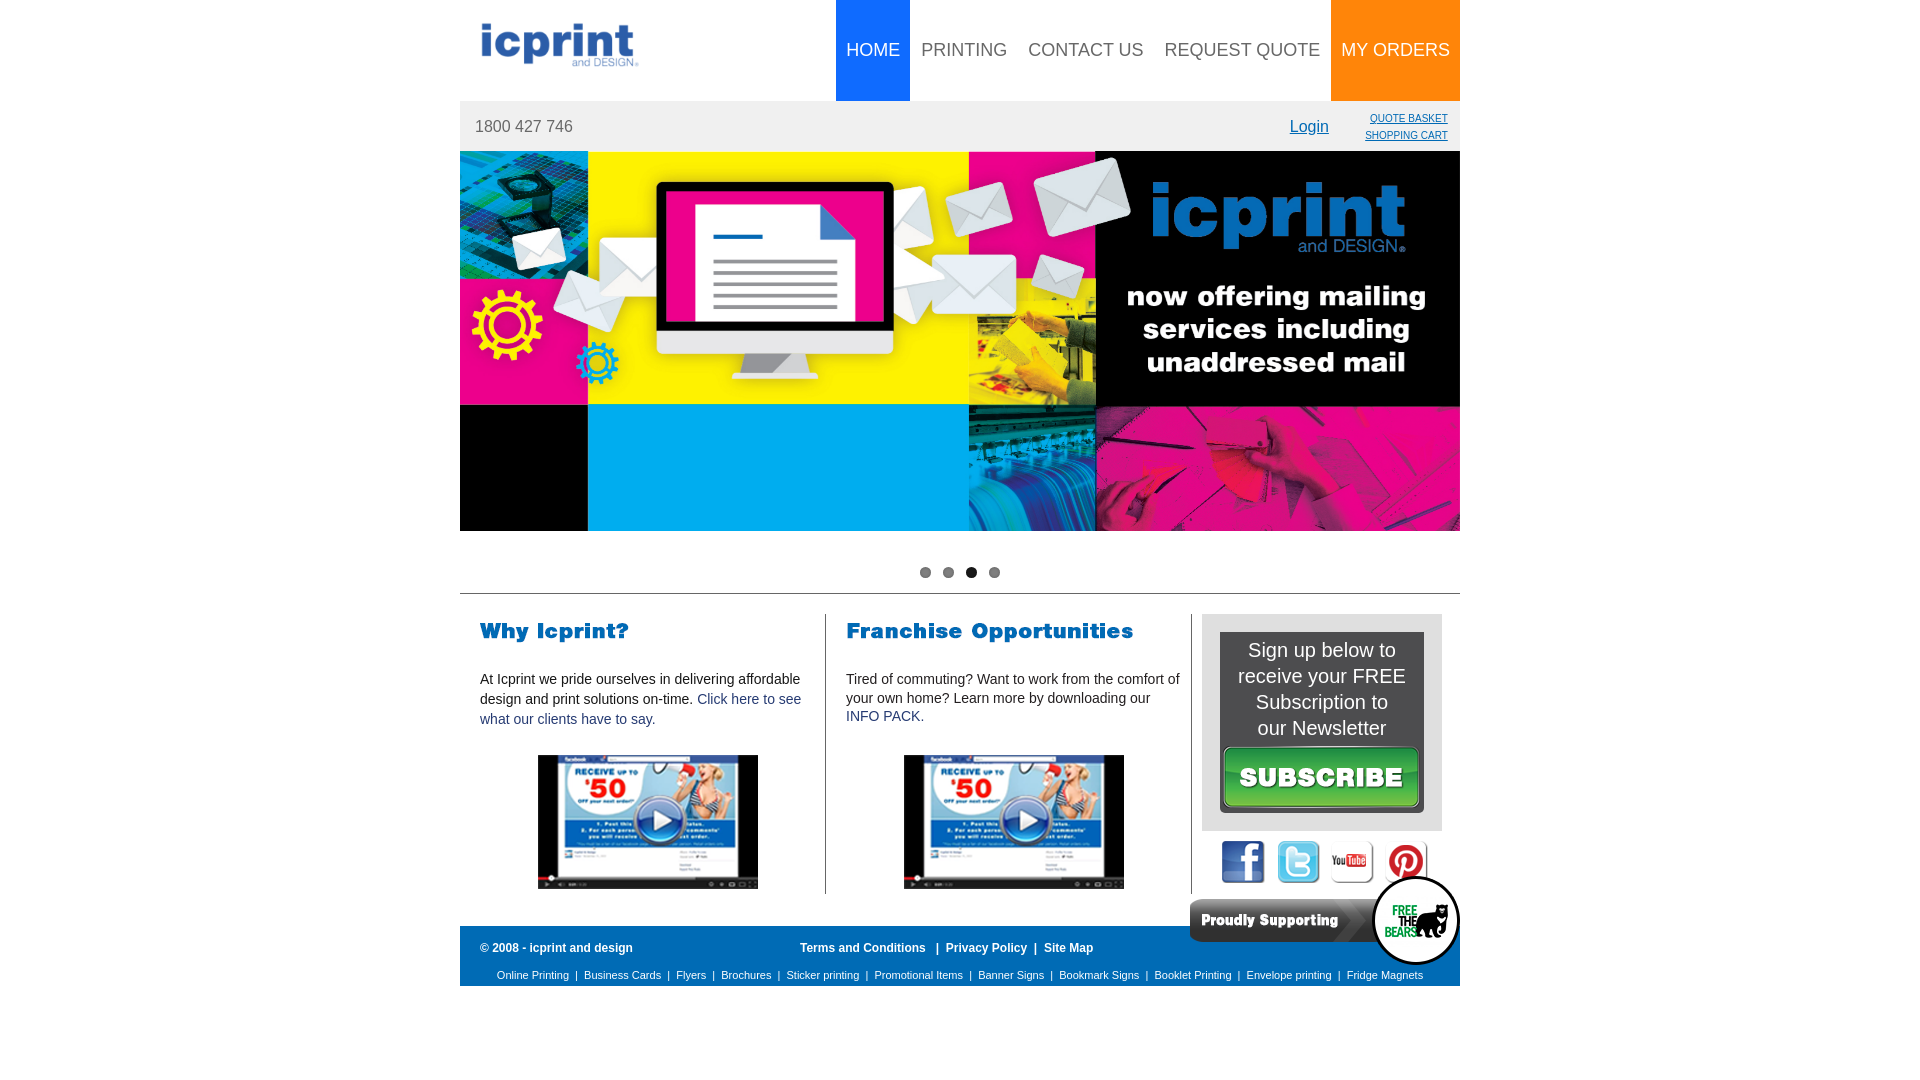 The image size is (1920, 1080). Describe the element at coordinates (971, 572) in the screenshot. I see `'3'` at that location.